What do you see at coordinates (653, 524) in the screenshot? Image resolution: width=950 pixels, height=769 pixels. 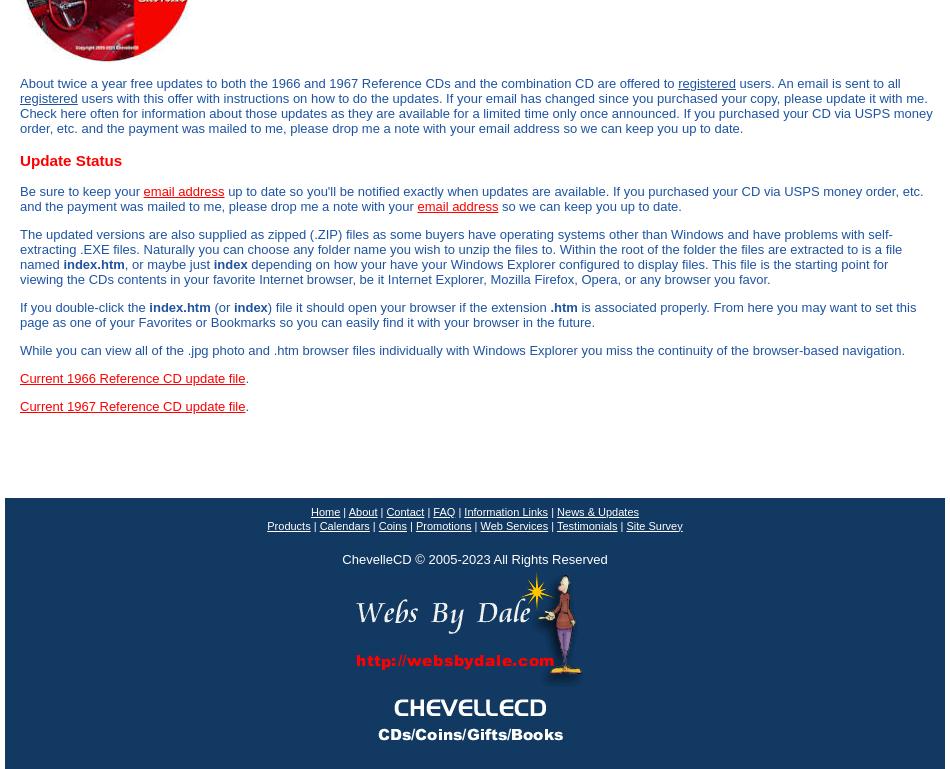 I see `'Site Survey'` at bounding box center [653, 524].